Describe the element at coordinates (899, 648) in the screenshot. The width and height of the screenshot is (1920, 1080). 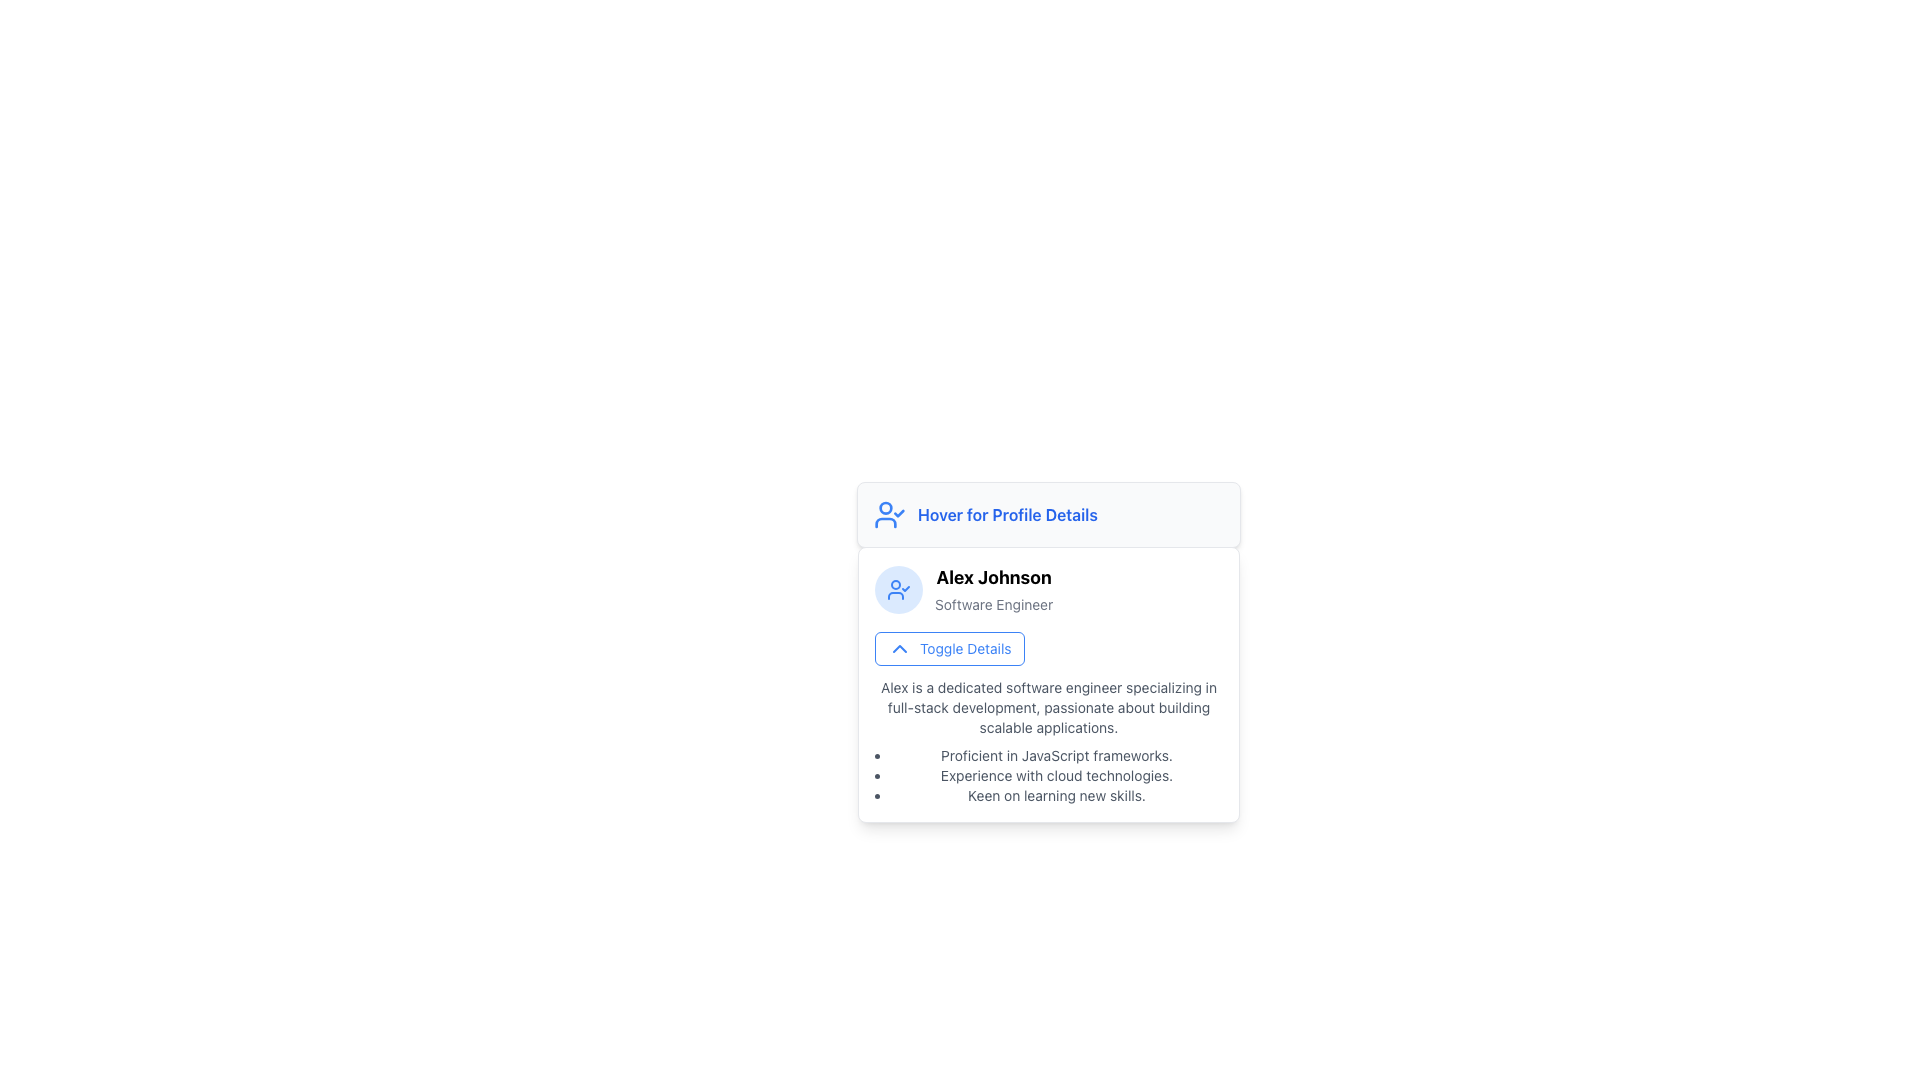
I see `the chevron-up icon inside the 'Toggle Details' button located under 'Alex Johnson' in the profile card` at that location.